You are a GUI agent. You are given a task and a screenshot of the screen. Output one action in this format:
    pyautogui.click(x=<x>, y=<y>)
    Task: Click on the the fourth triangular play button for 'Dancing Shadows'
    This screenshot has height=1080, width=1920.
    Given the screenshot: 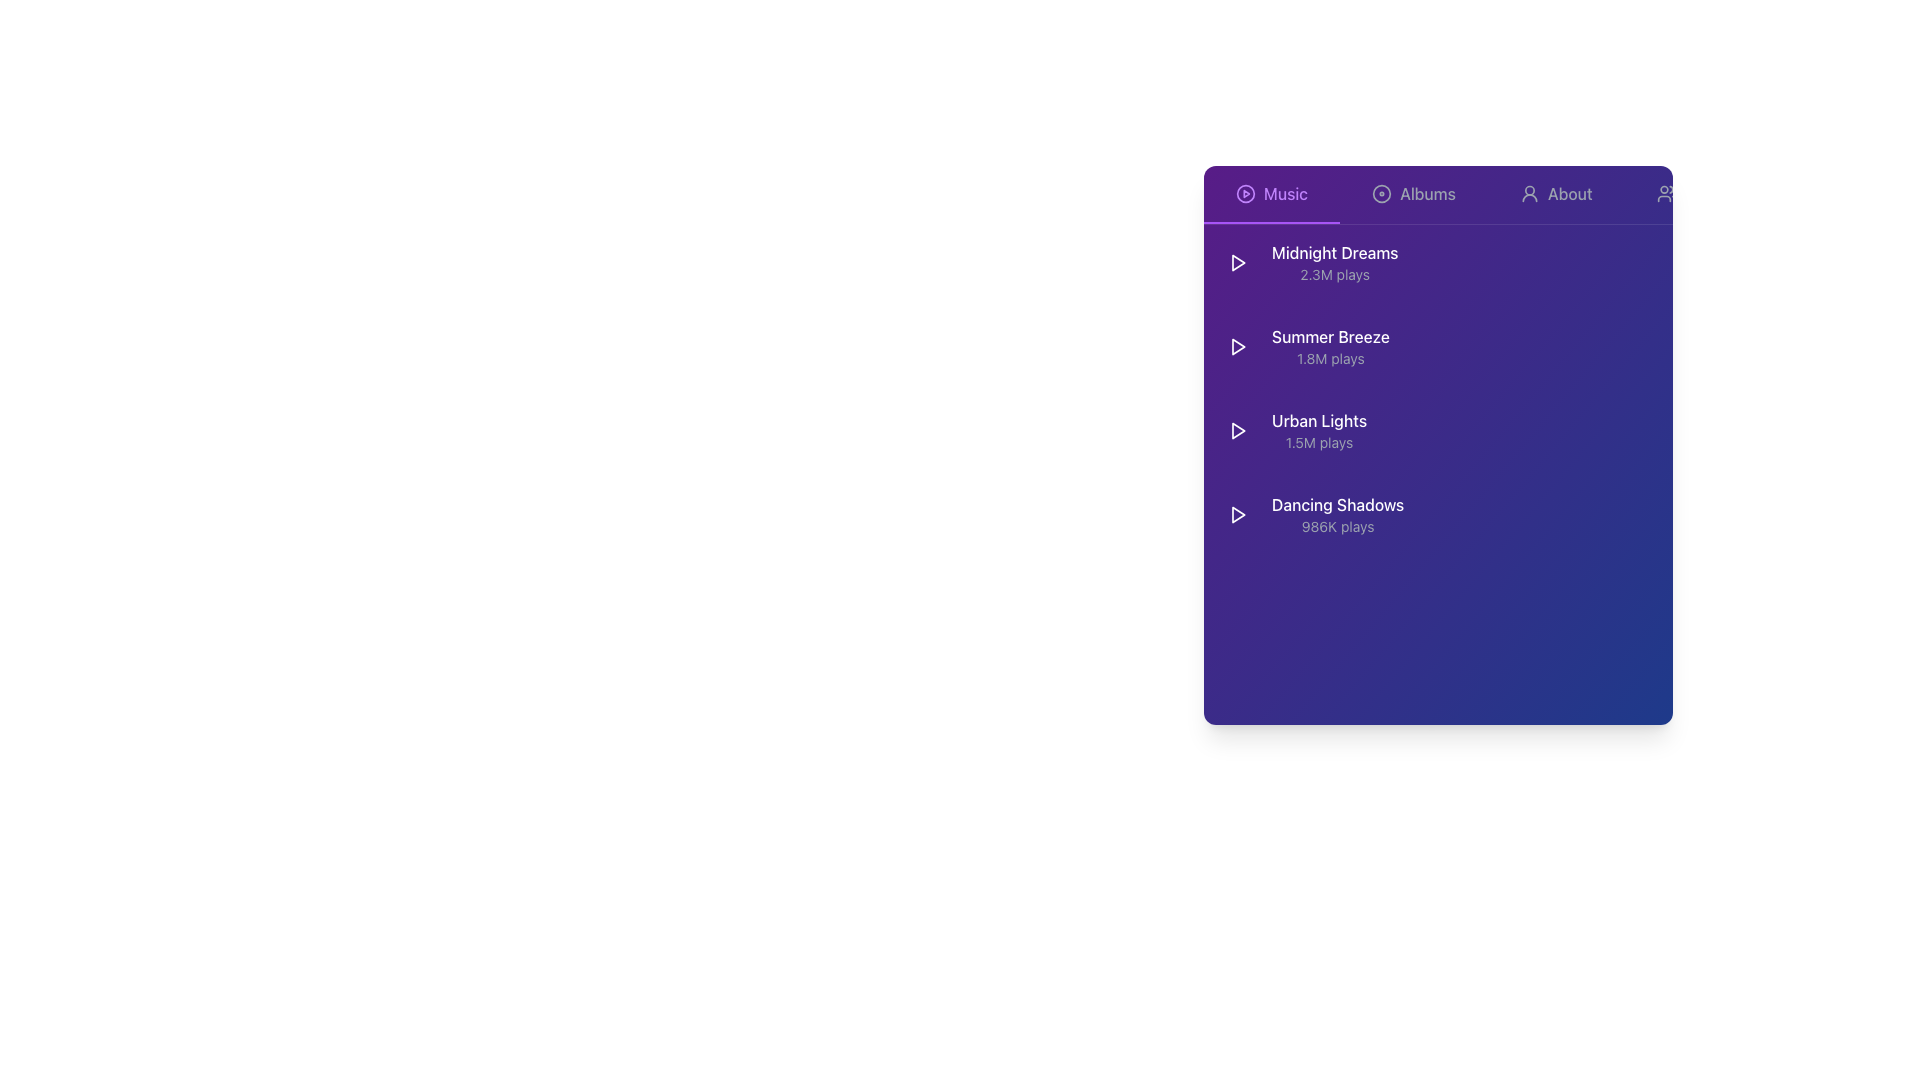 What is the action you would take?
    pyautogui.click(x=1237, y=514)
    